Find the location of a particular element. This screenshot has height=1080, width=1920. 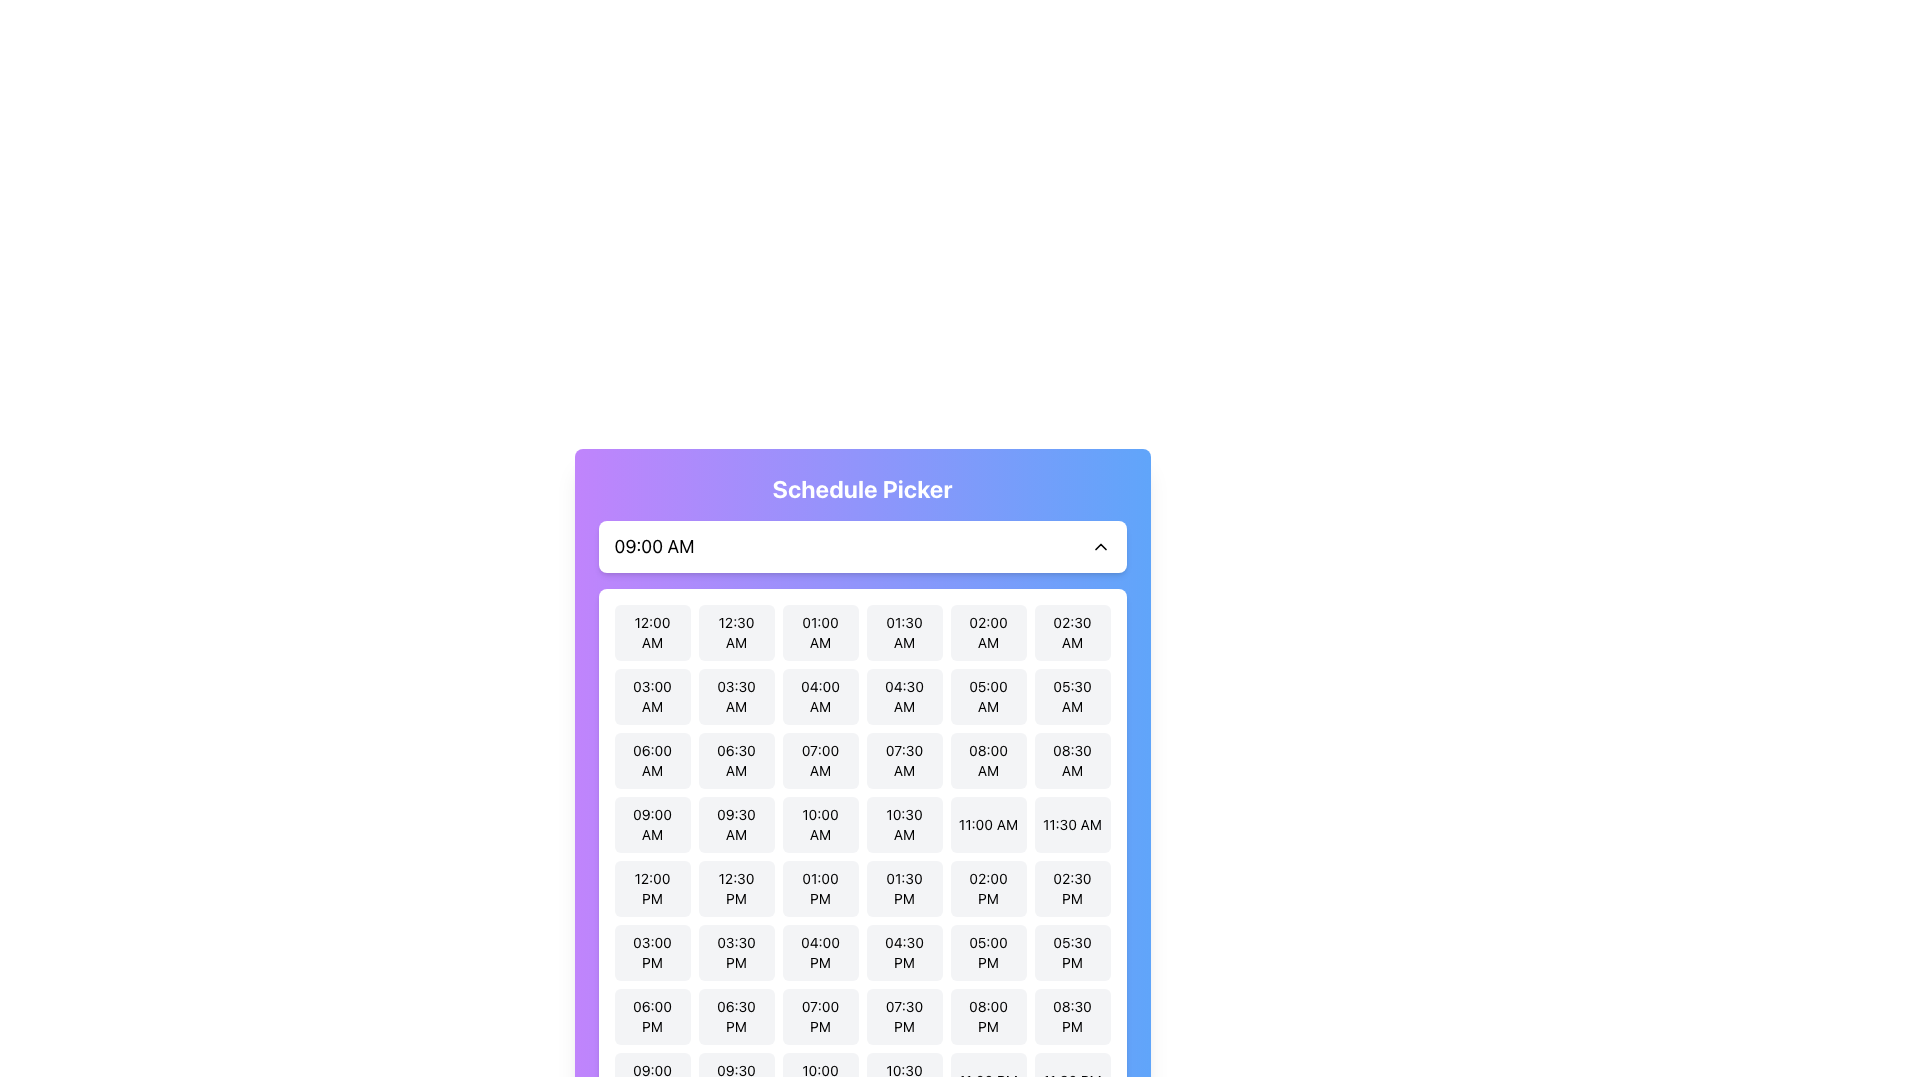

the selectable time slot button labeled '04:30 PM' in the Schedule Picker is located at coordinates (903, 951).